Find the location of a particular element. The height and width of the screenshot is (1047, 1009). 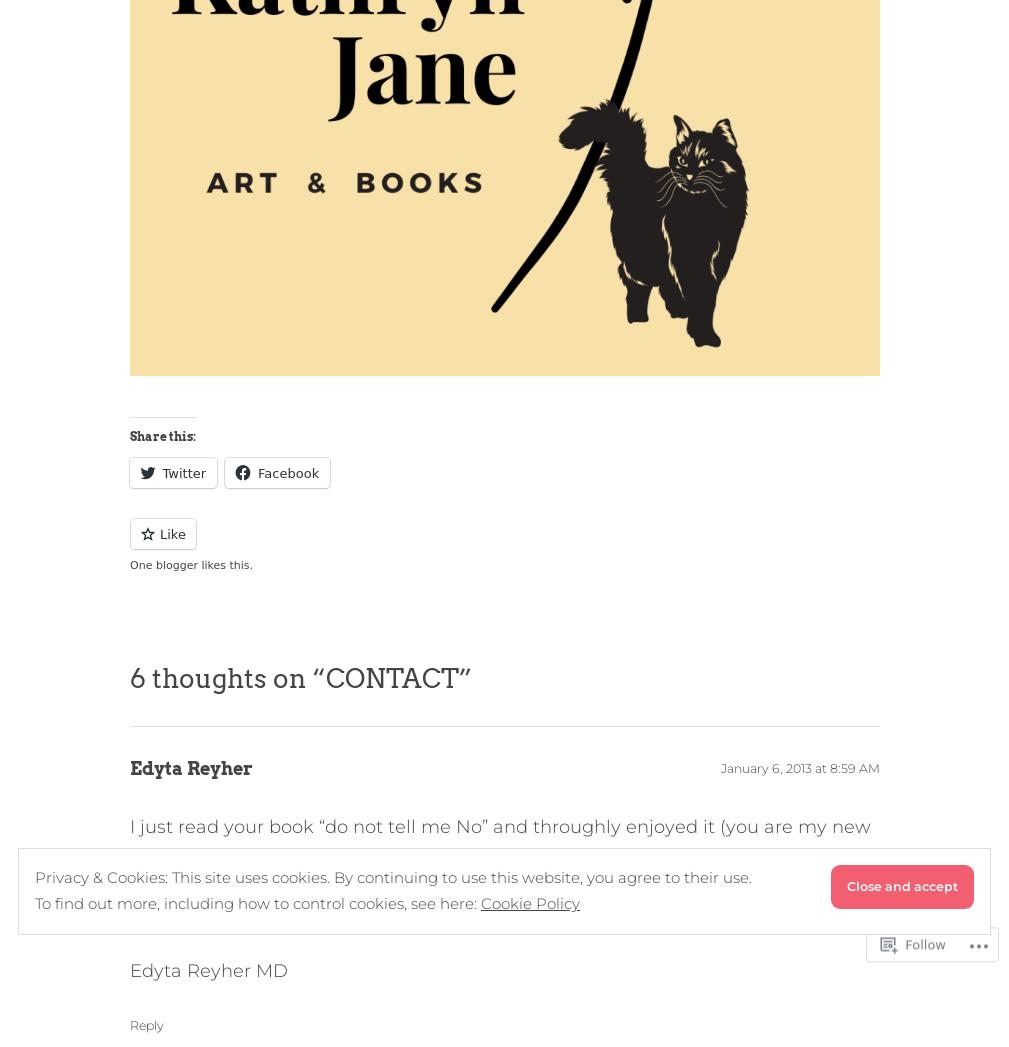

'Cookie Policy' is located at coordinates (530, 902).